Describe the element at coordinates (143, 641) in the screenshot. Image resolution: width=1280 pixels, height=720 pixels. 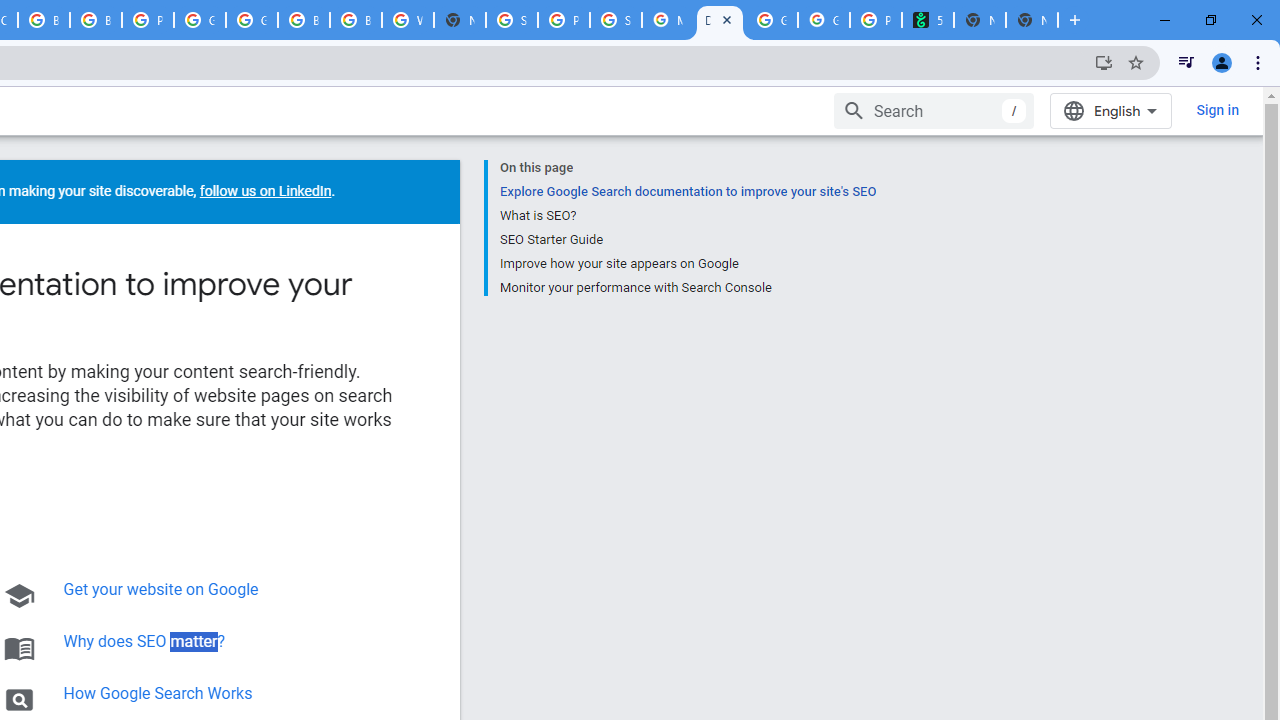
I see `'Why does SEO matter?'` at that location.